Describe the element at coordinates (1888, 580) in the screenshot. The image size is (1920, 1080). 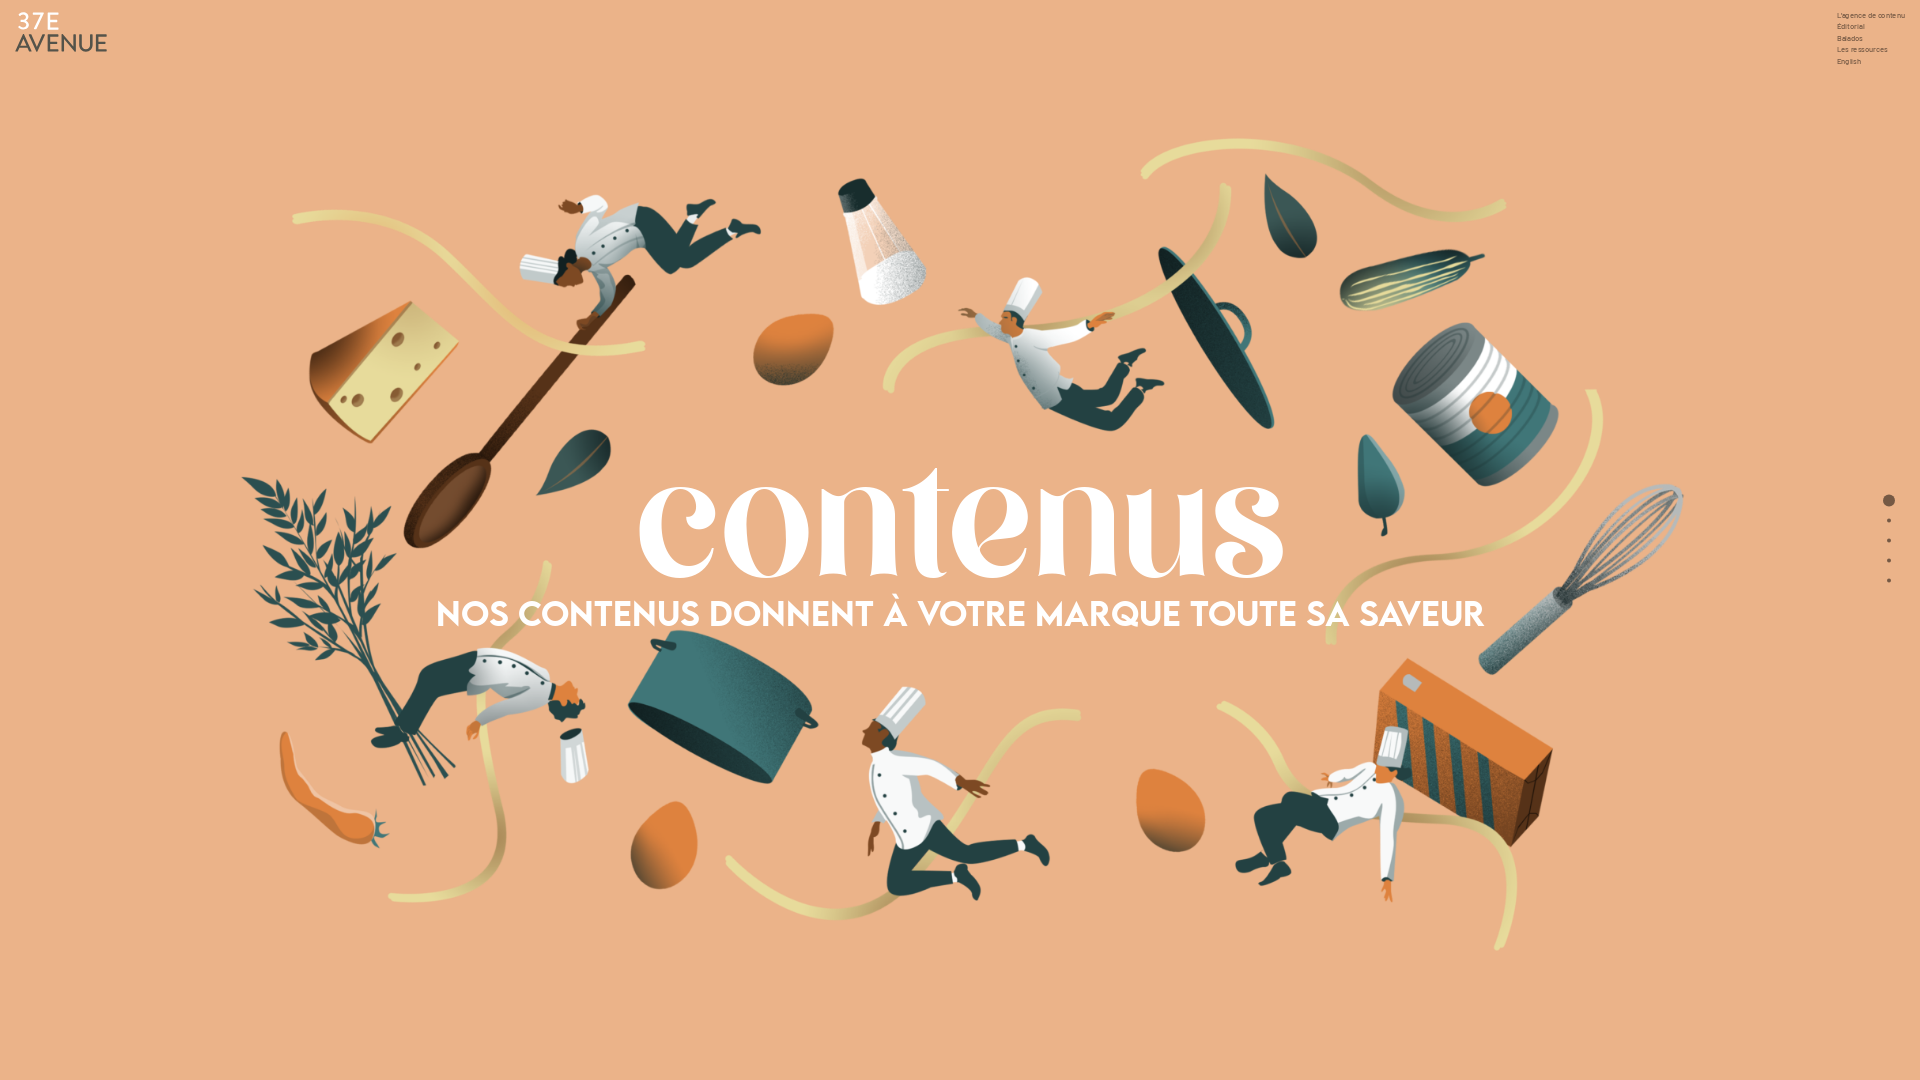
I see `'Menu'` at that location.